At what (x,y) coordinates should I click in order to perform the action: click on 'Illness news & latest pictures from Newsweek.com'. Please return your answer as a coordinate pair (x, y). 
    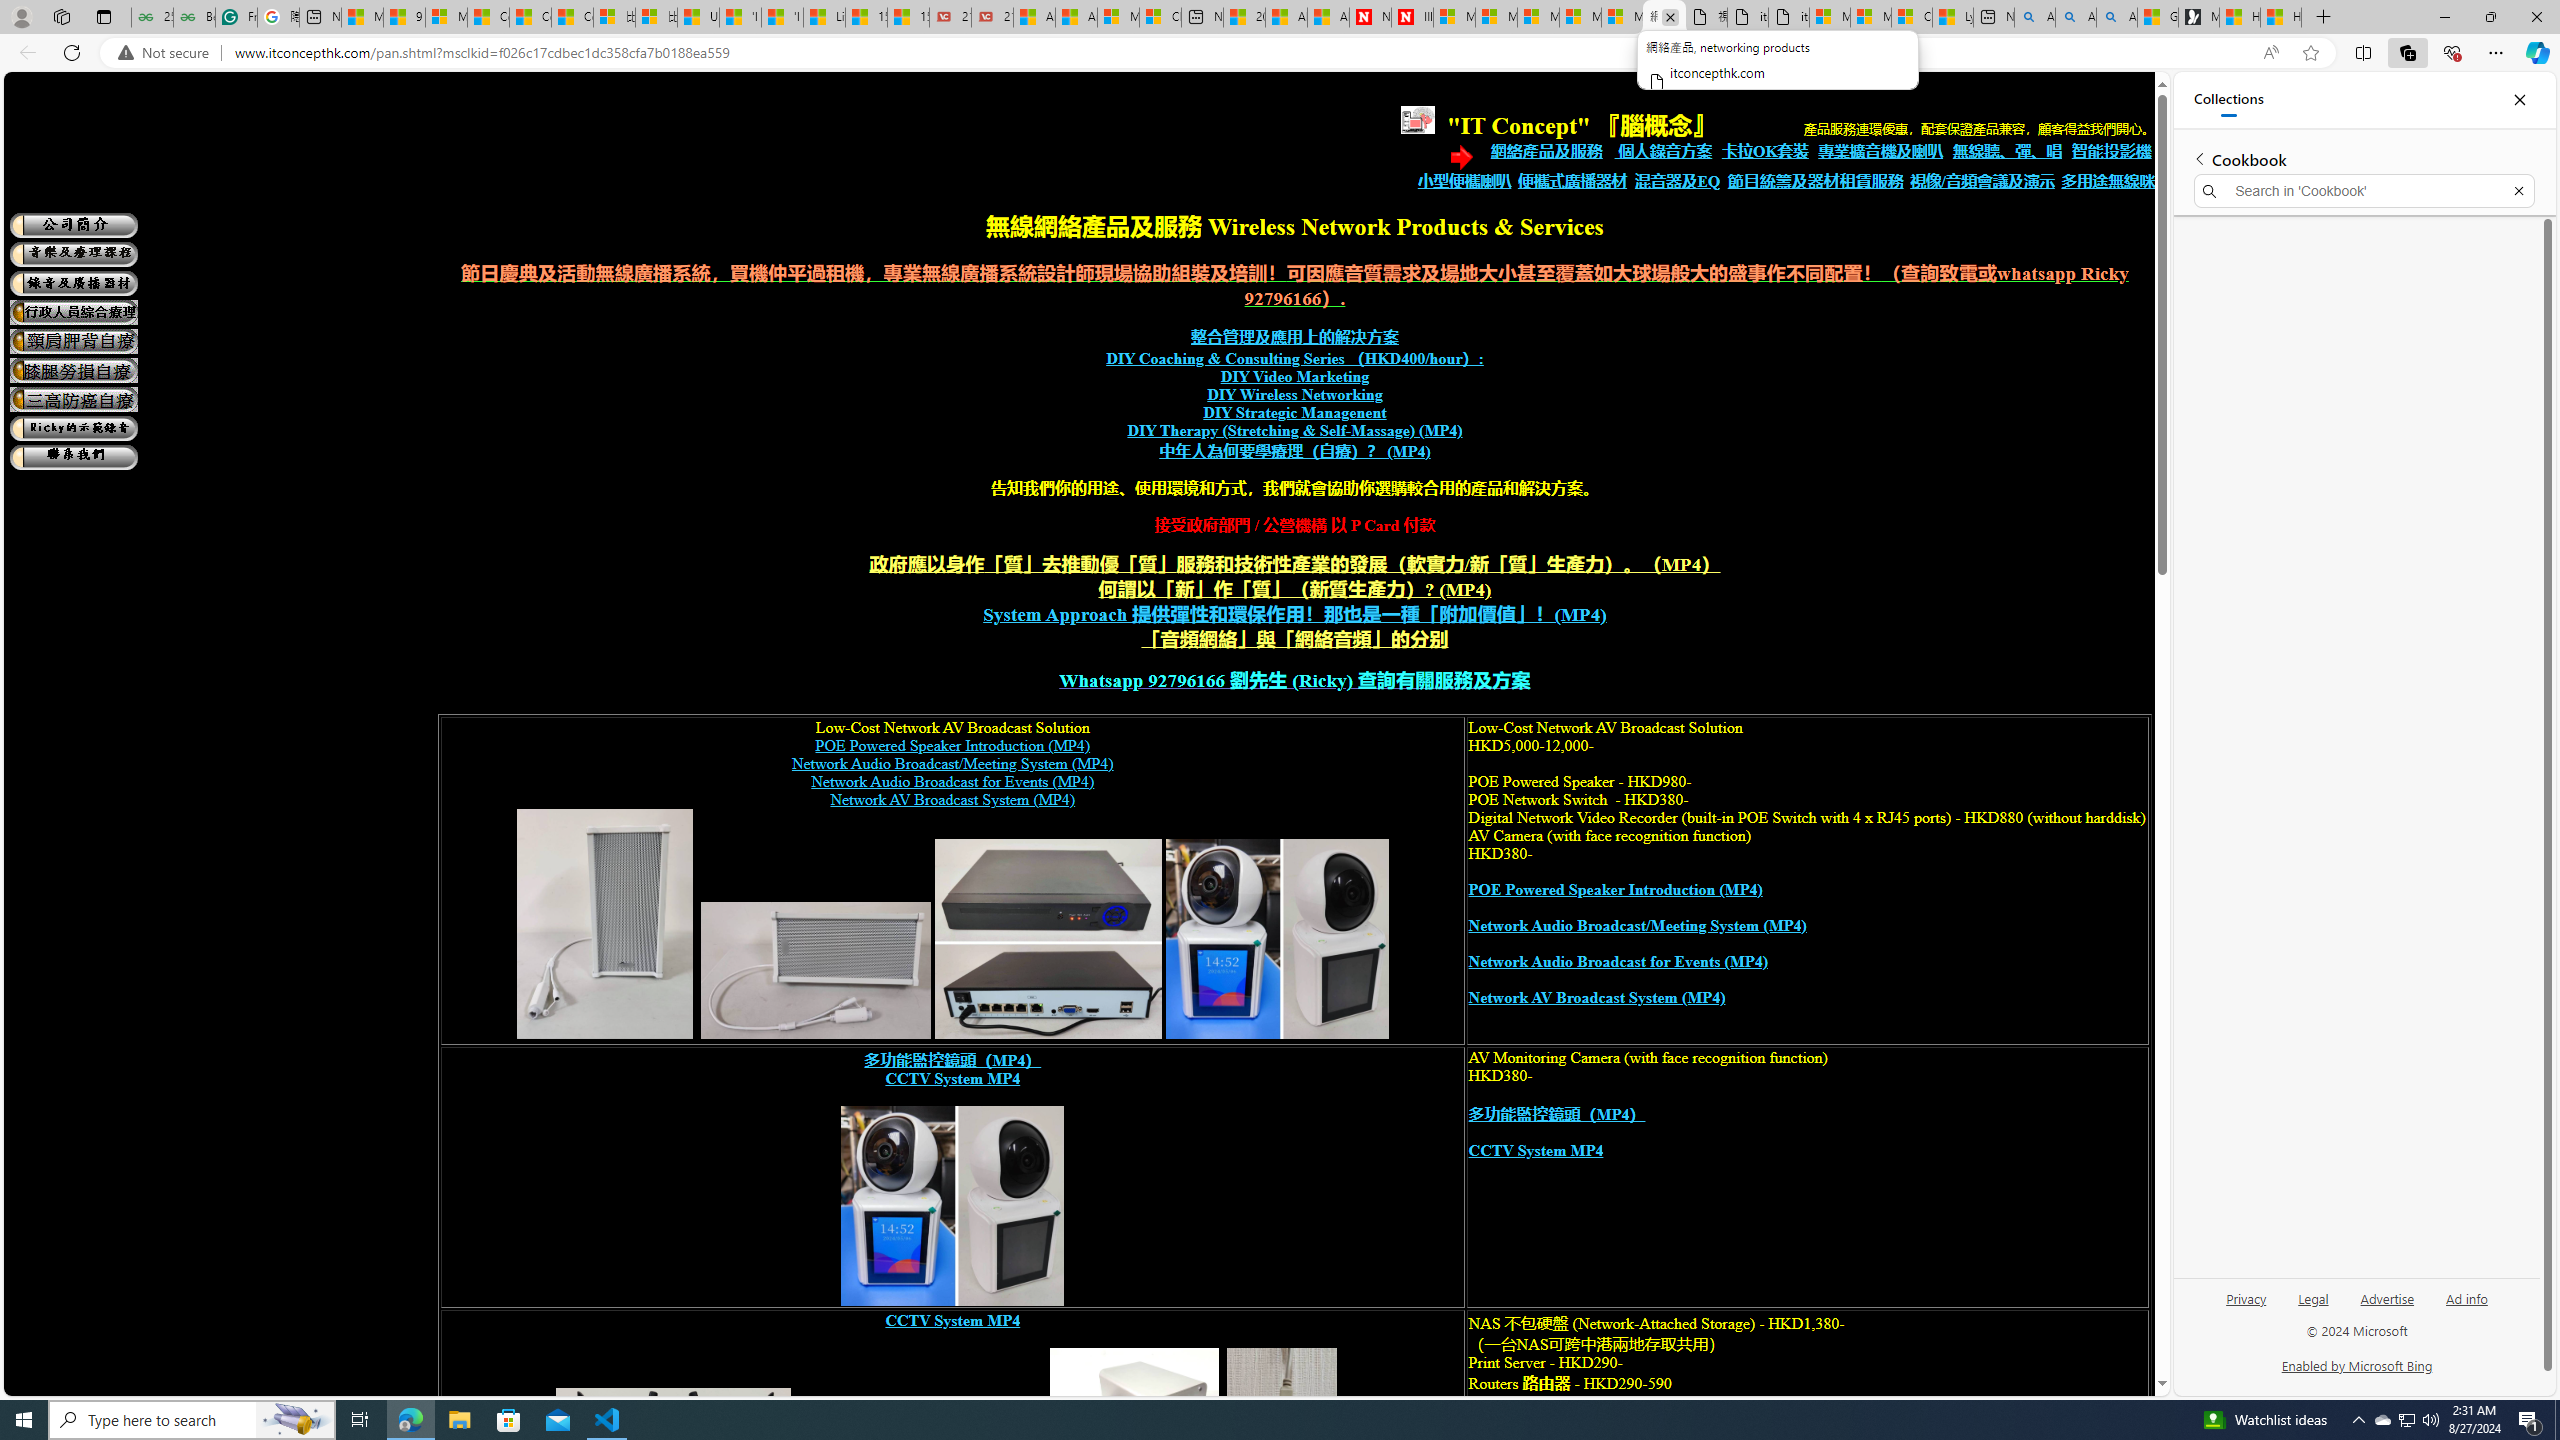
    Looking at the image, I should click on (1410, 16).